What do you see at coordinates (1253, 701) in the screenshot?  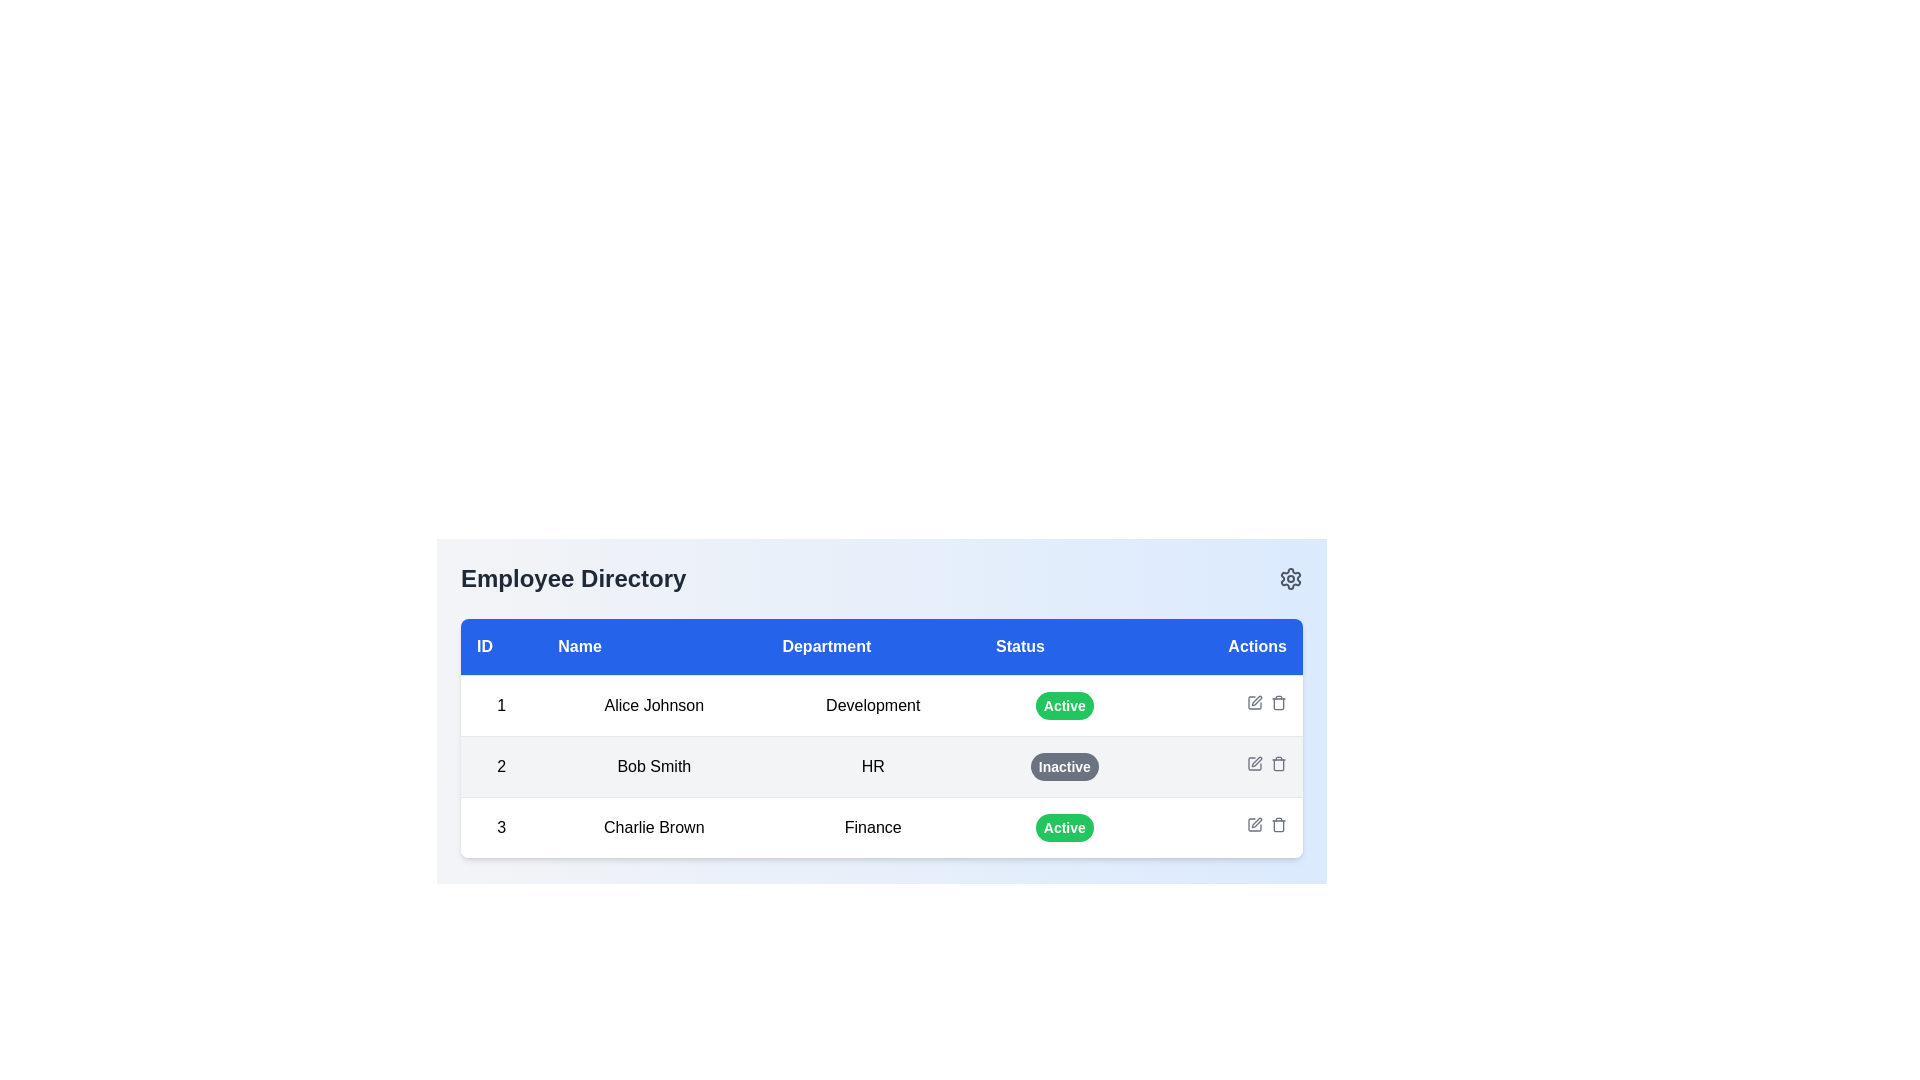 I see `the pen-shaped icon located in the first row of the employee directory table, immediately to the right of the 'Active' status indicator for 'Alice Johnson'` at bounding box center [1253, 701].